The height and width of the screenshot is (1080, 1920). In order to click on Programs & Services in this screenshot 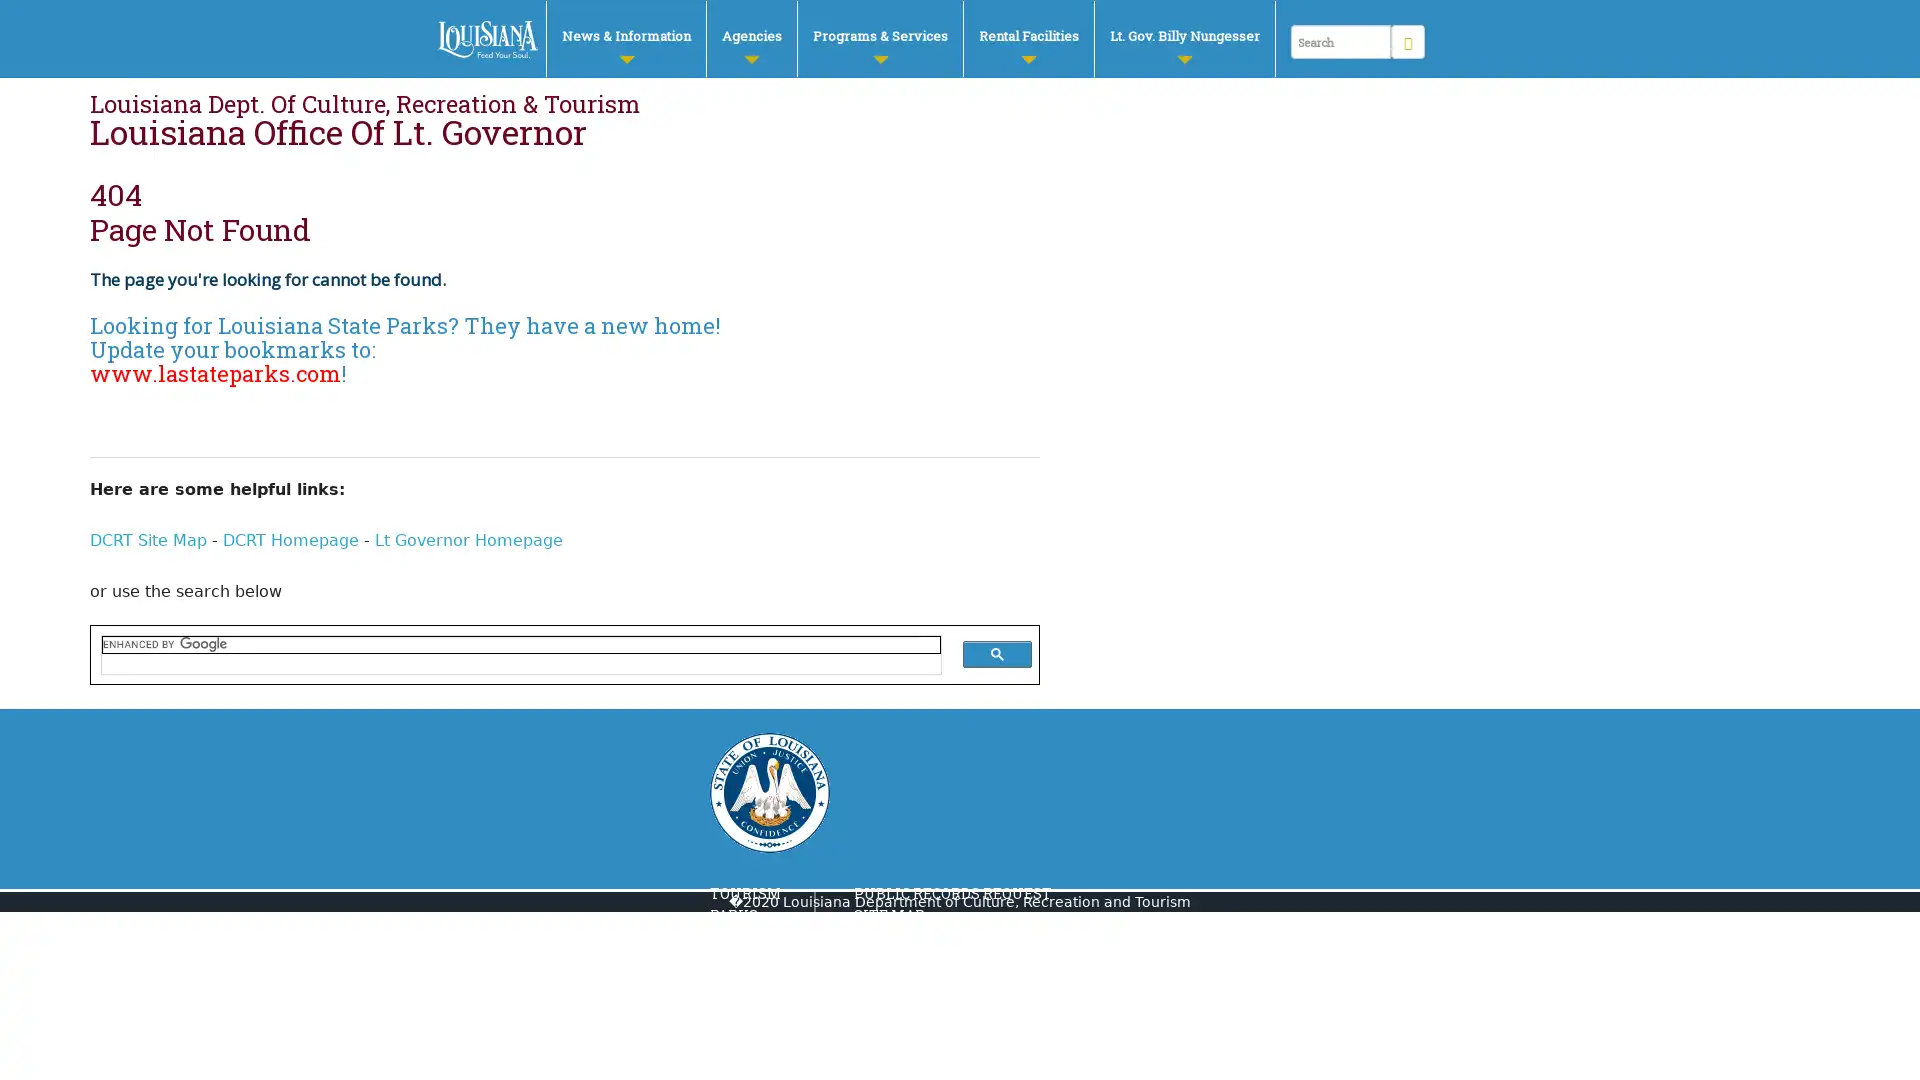, I will do `click(879, 38)`.